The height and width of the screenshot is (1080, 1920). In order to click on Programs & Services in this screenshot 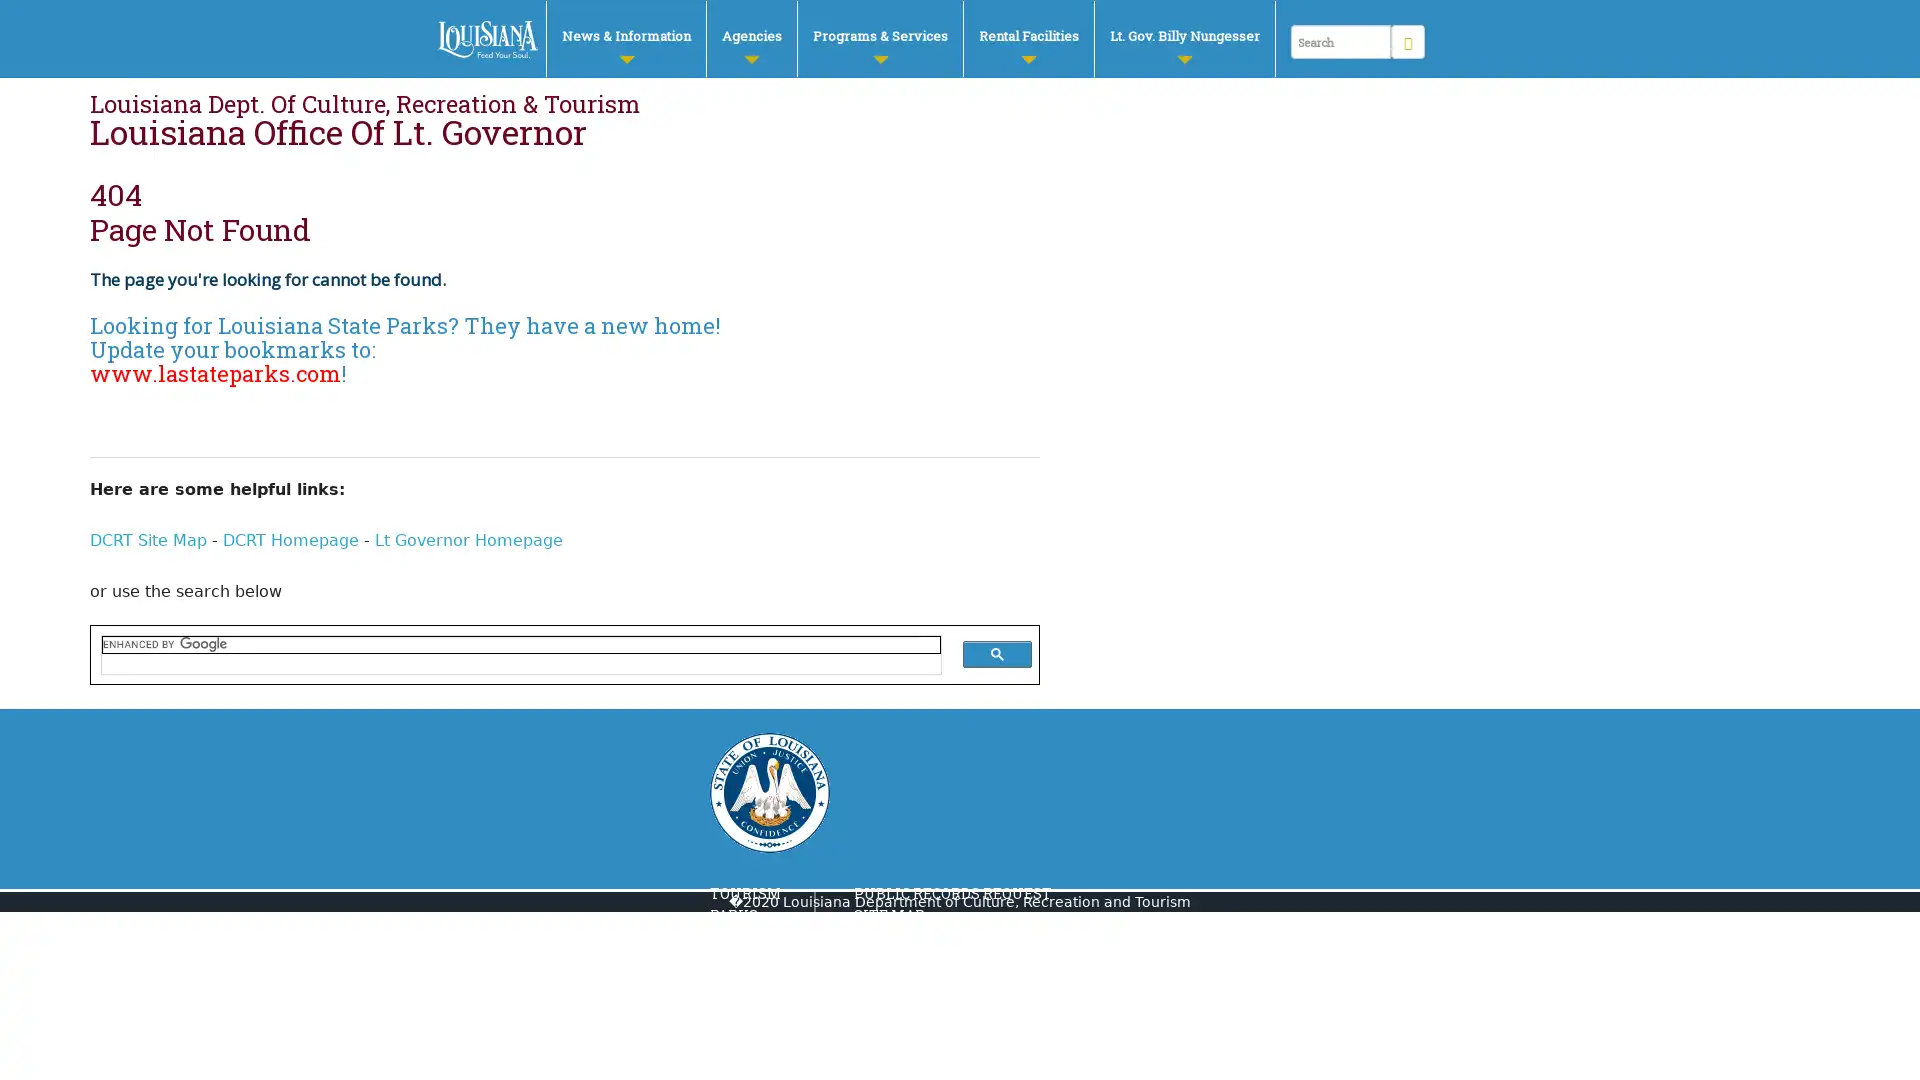, I will do `click(879, 38)`.